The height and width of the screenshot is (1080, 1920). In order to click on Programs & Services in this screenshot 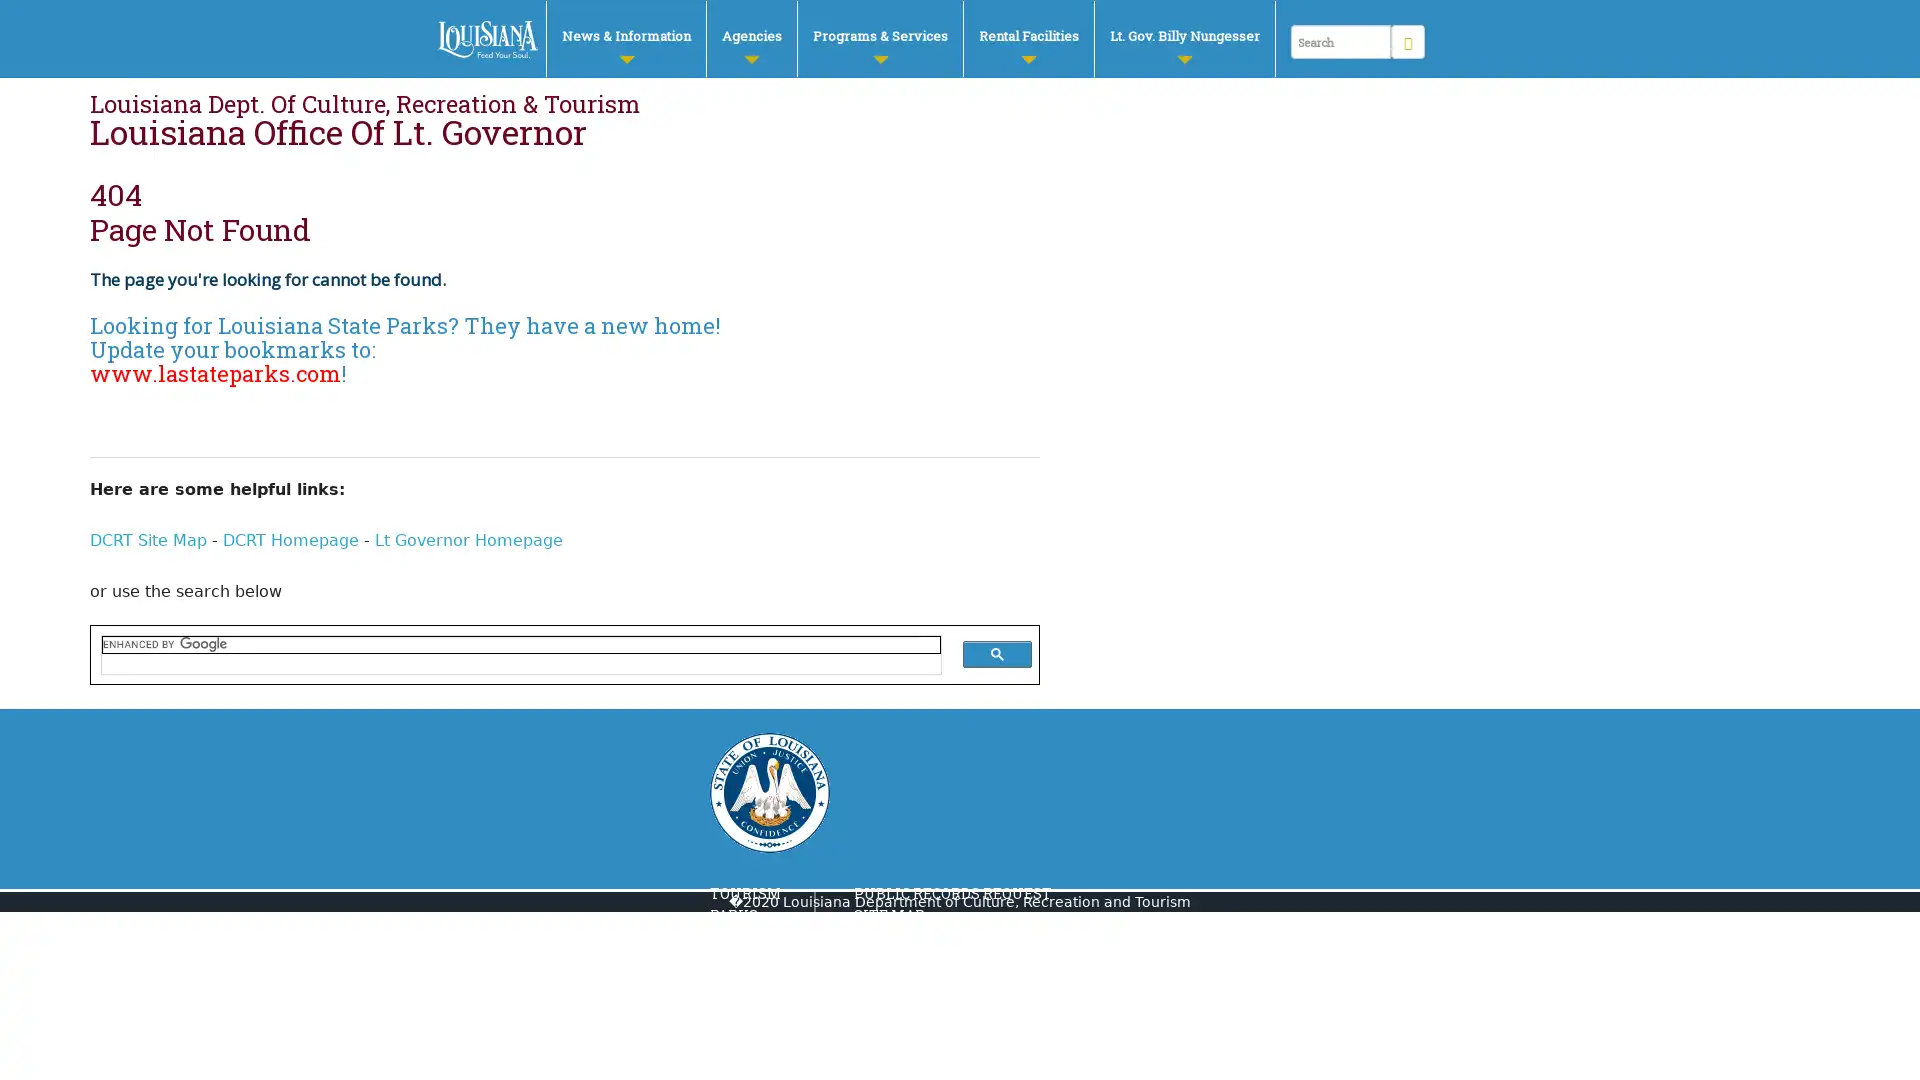, I will do `click(879, 38)`.